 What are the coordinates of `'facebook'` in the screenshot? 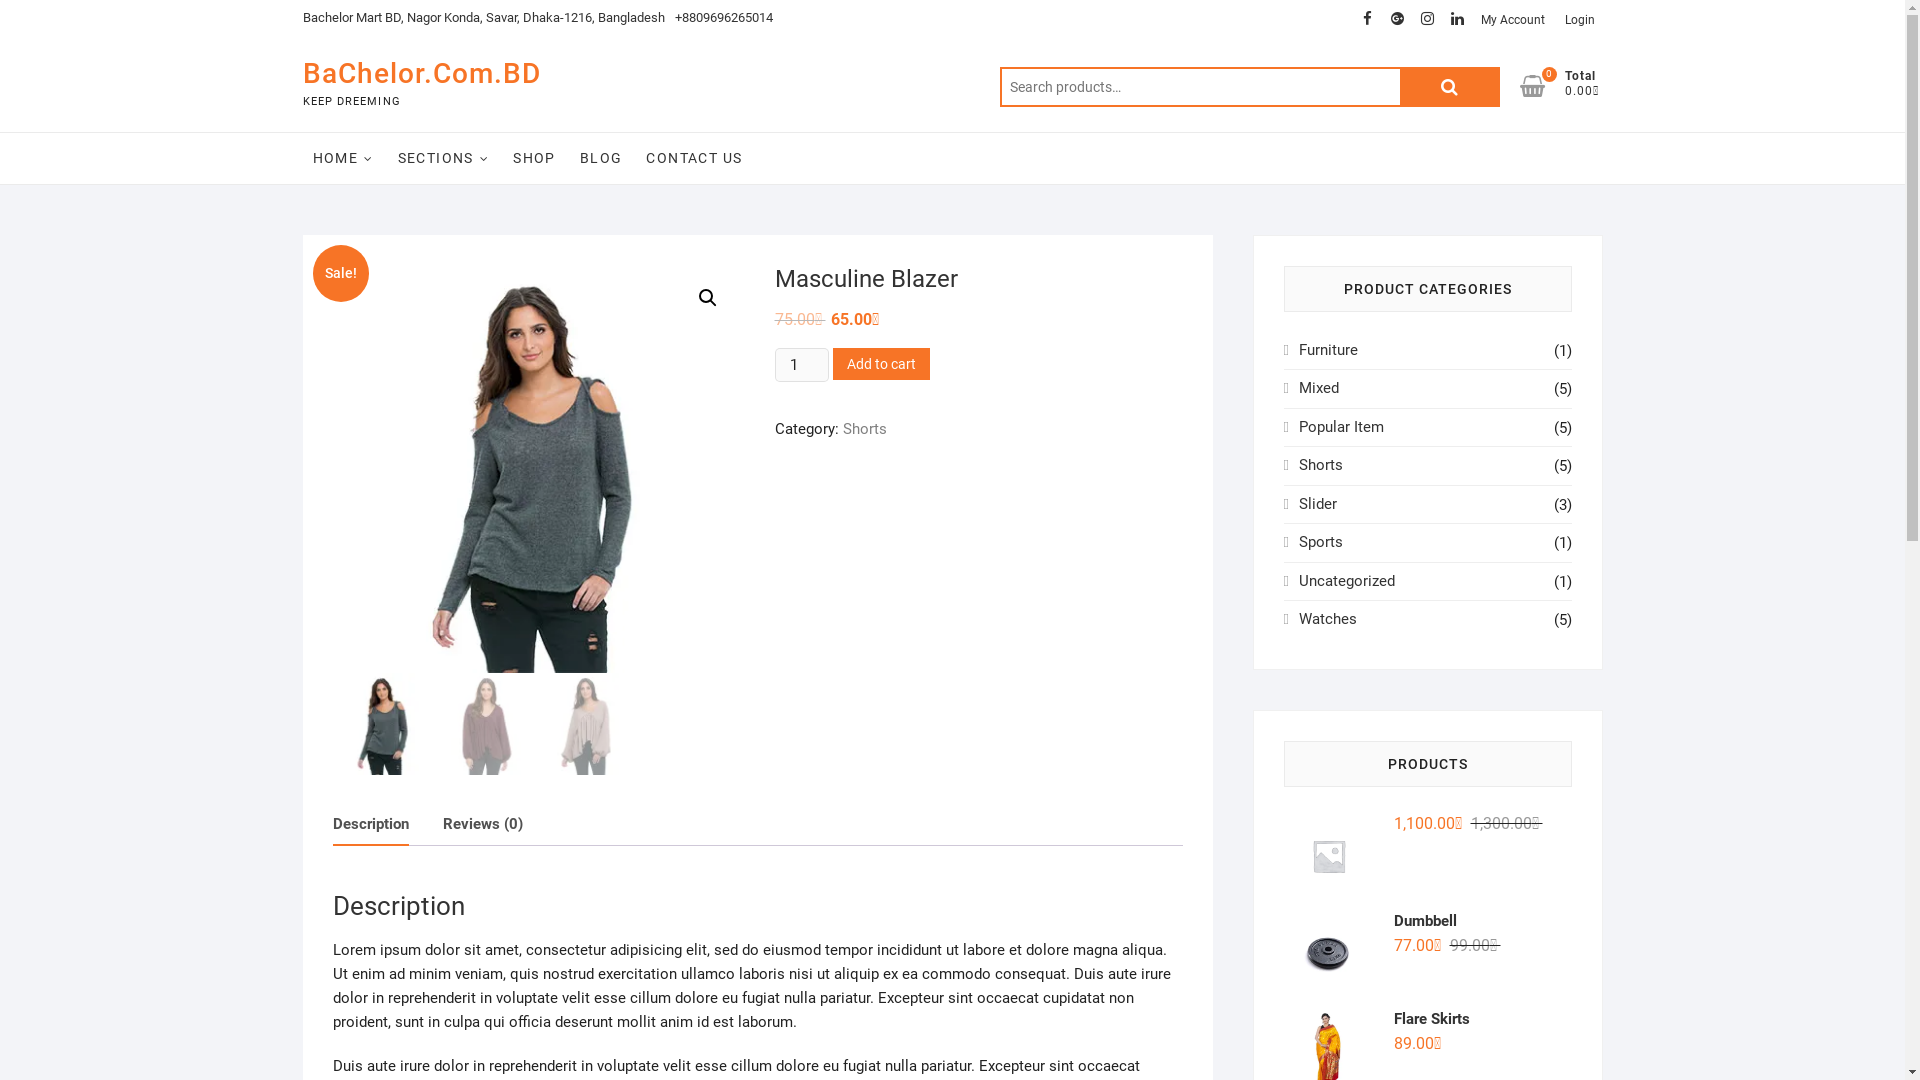 It's located at (1366, 19).